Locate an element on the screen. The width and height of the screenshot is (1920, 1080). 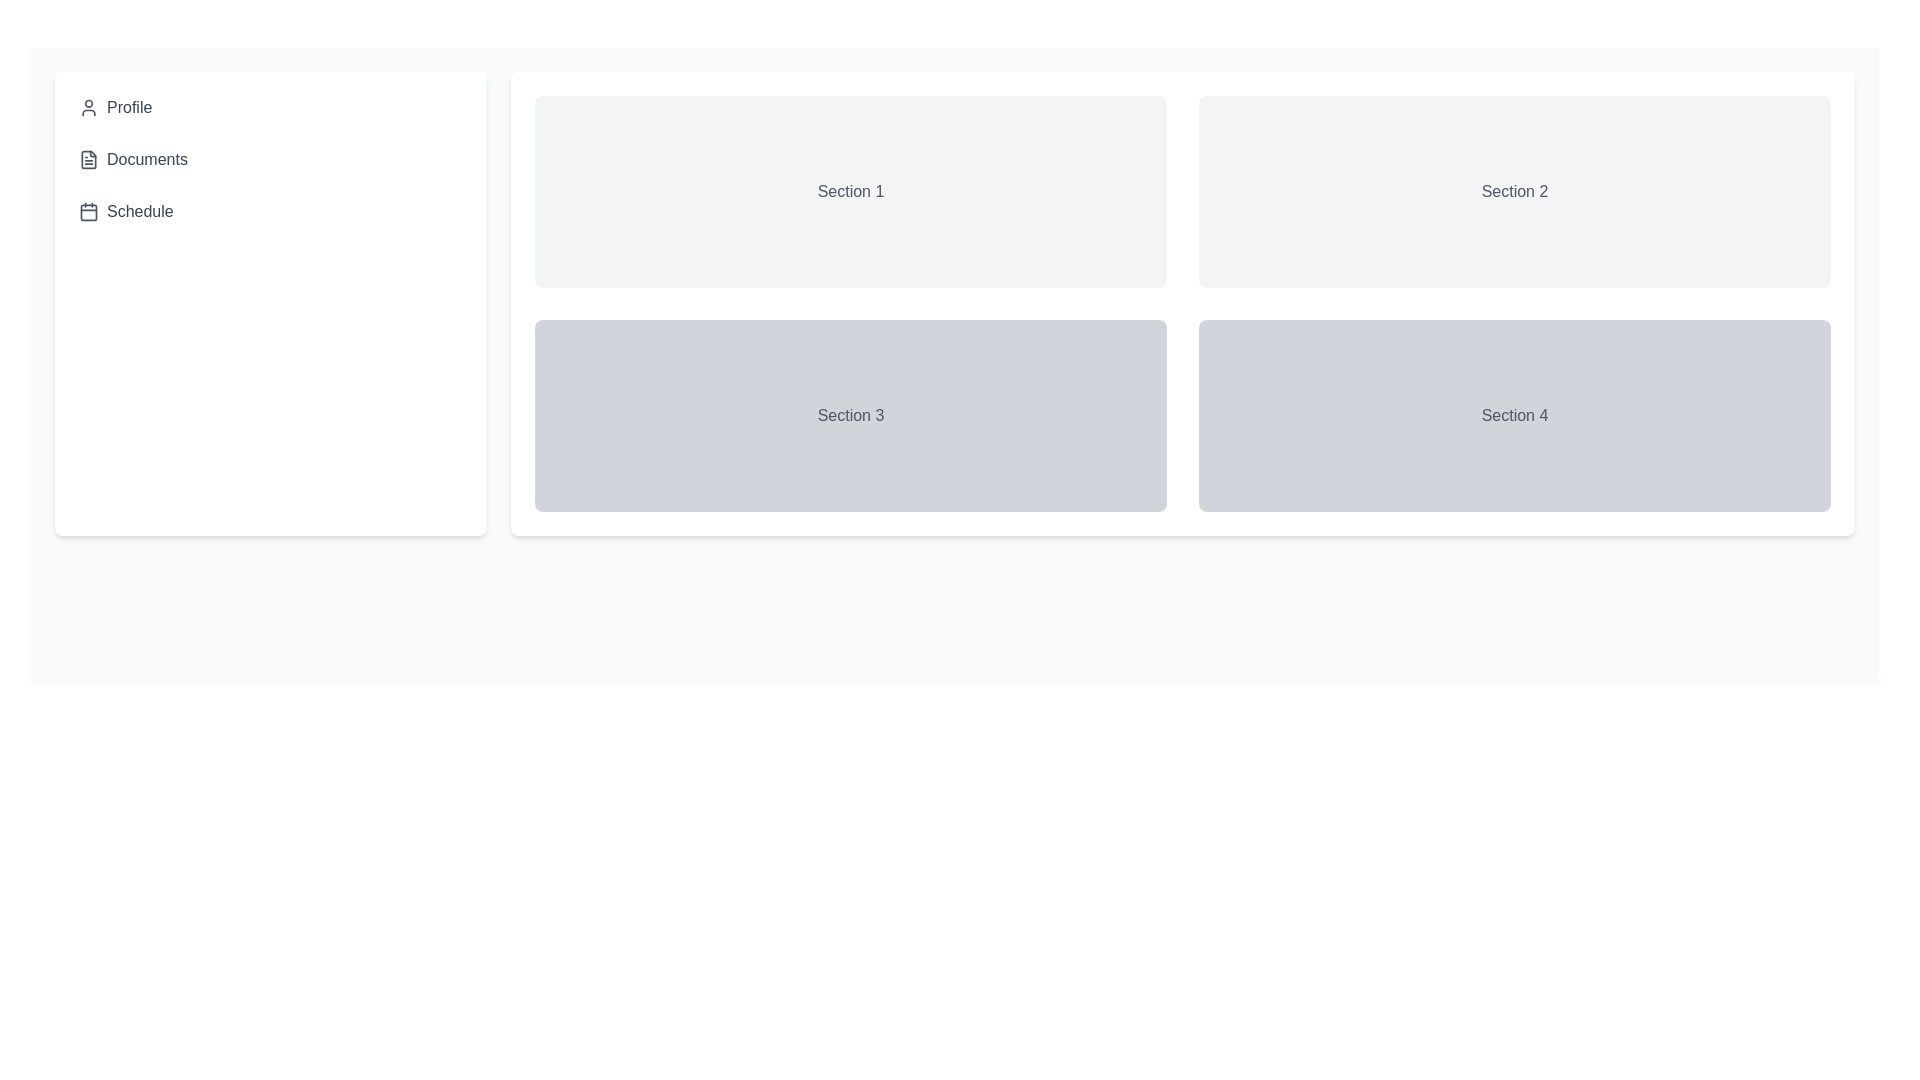
the rectangular section labeled 'Section 3' with a light gray background and rounded corners, located is located at coordinates (850, 415).